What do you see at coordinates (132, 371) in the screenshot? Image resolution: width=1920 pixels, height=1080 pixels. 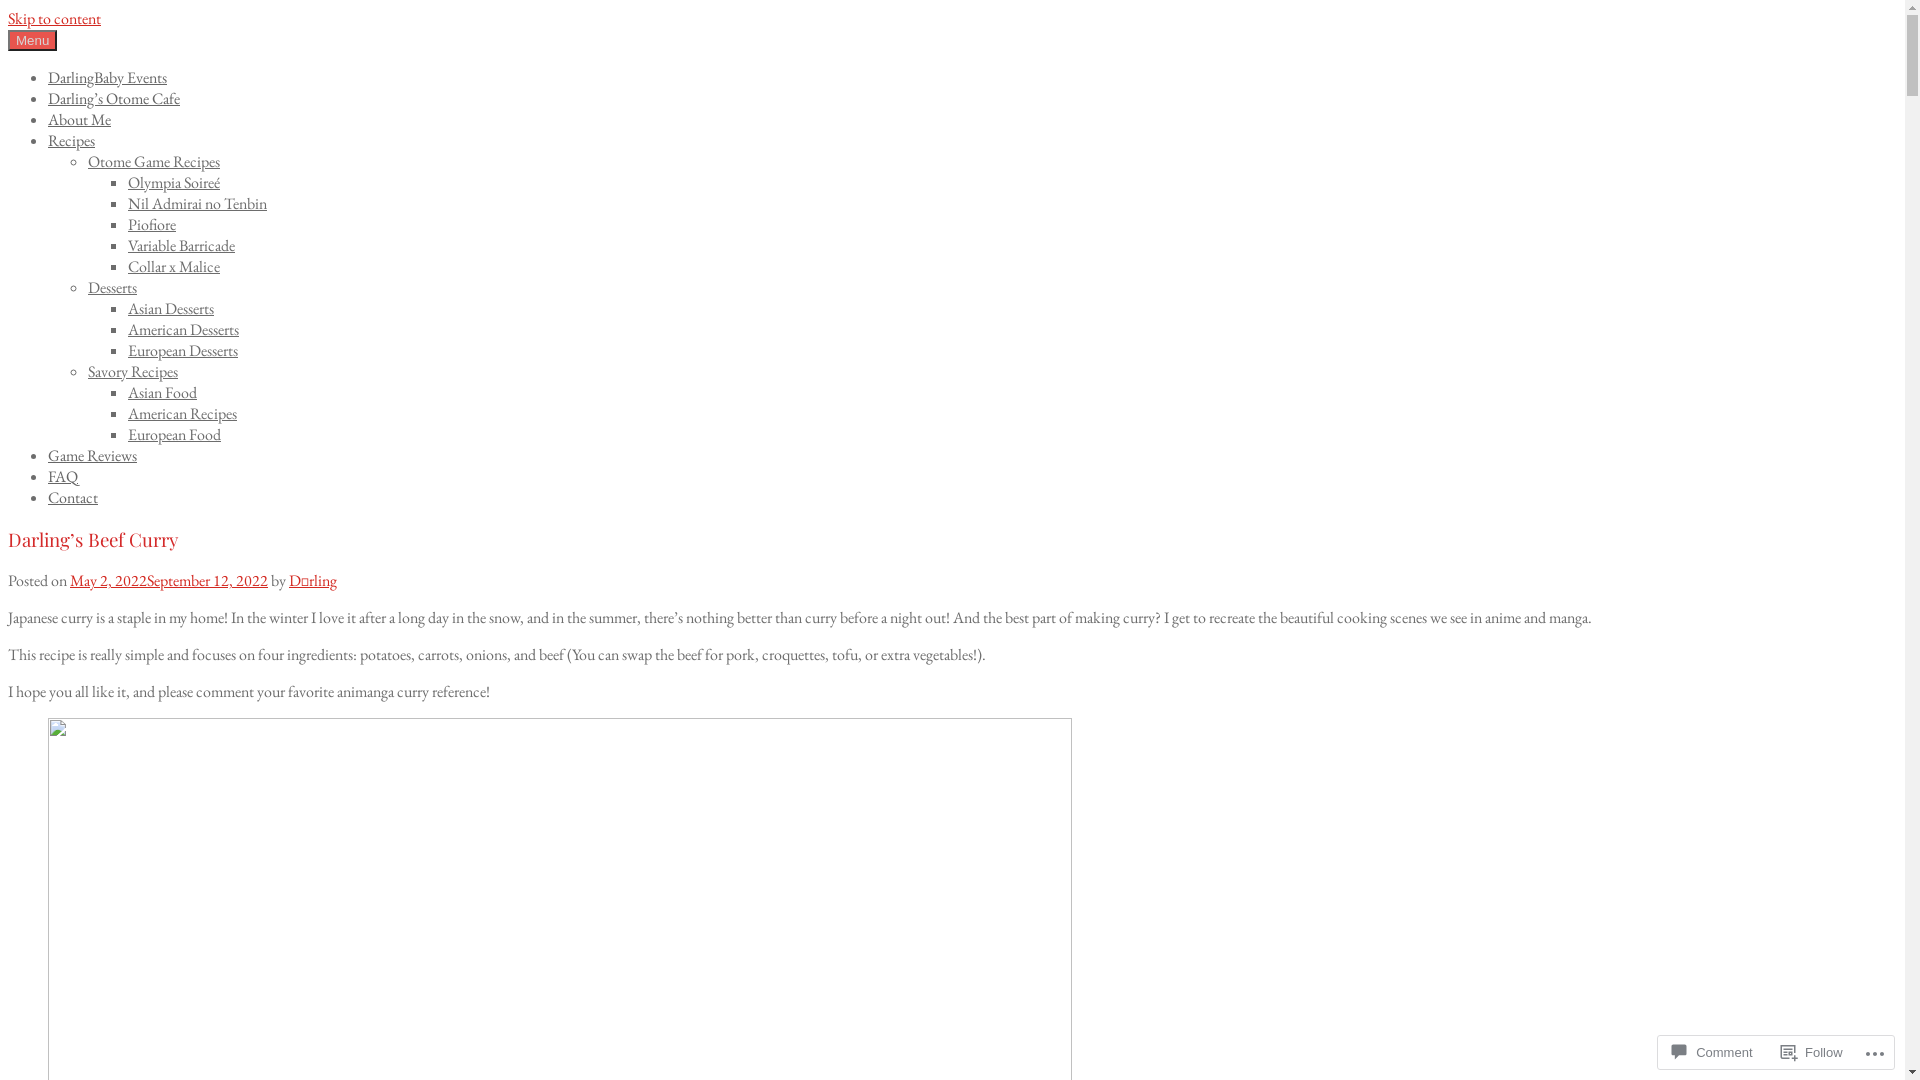 I see `'Savory Recipes'` at bounding box center [132, 371].